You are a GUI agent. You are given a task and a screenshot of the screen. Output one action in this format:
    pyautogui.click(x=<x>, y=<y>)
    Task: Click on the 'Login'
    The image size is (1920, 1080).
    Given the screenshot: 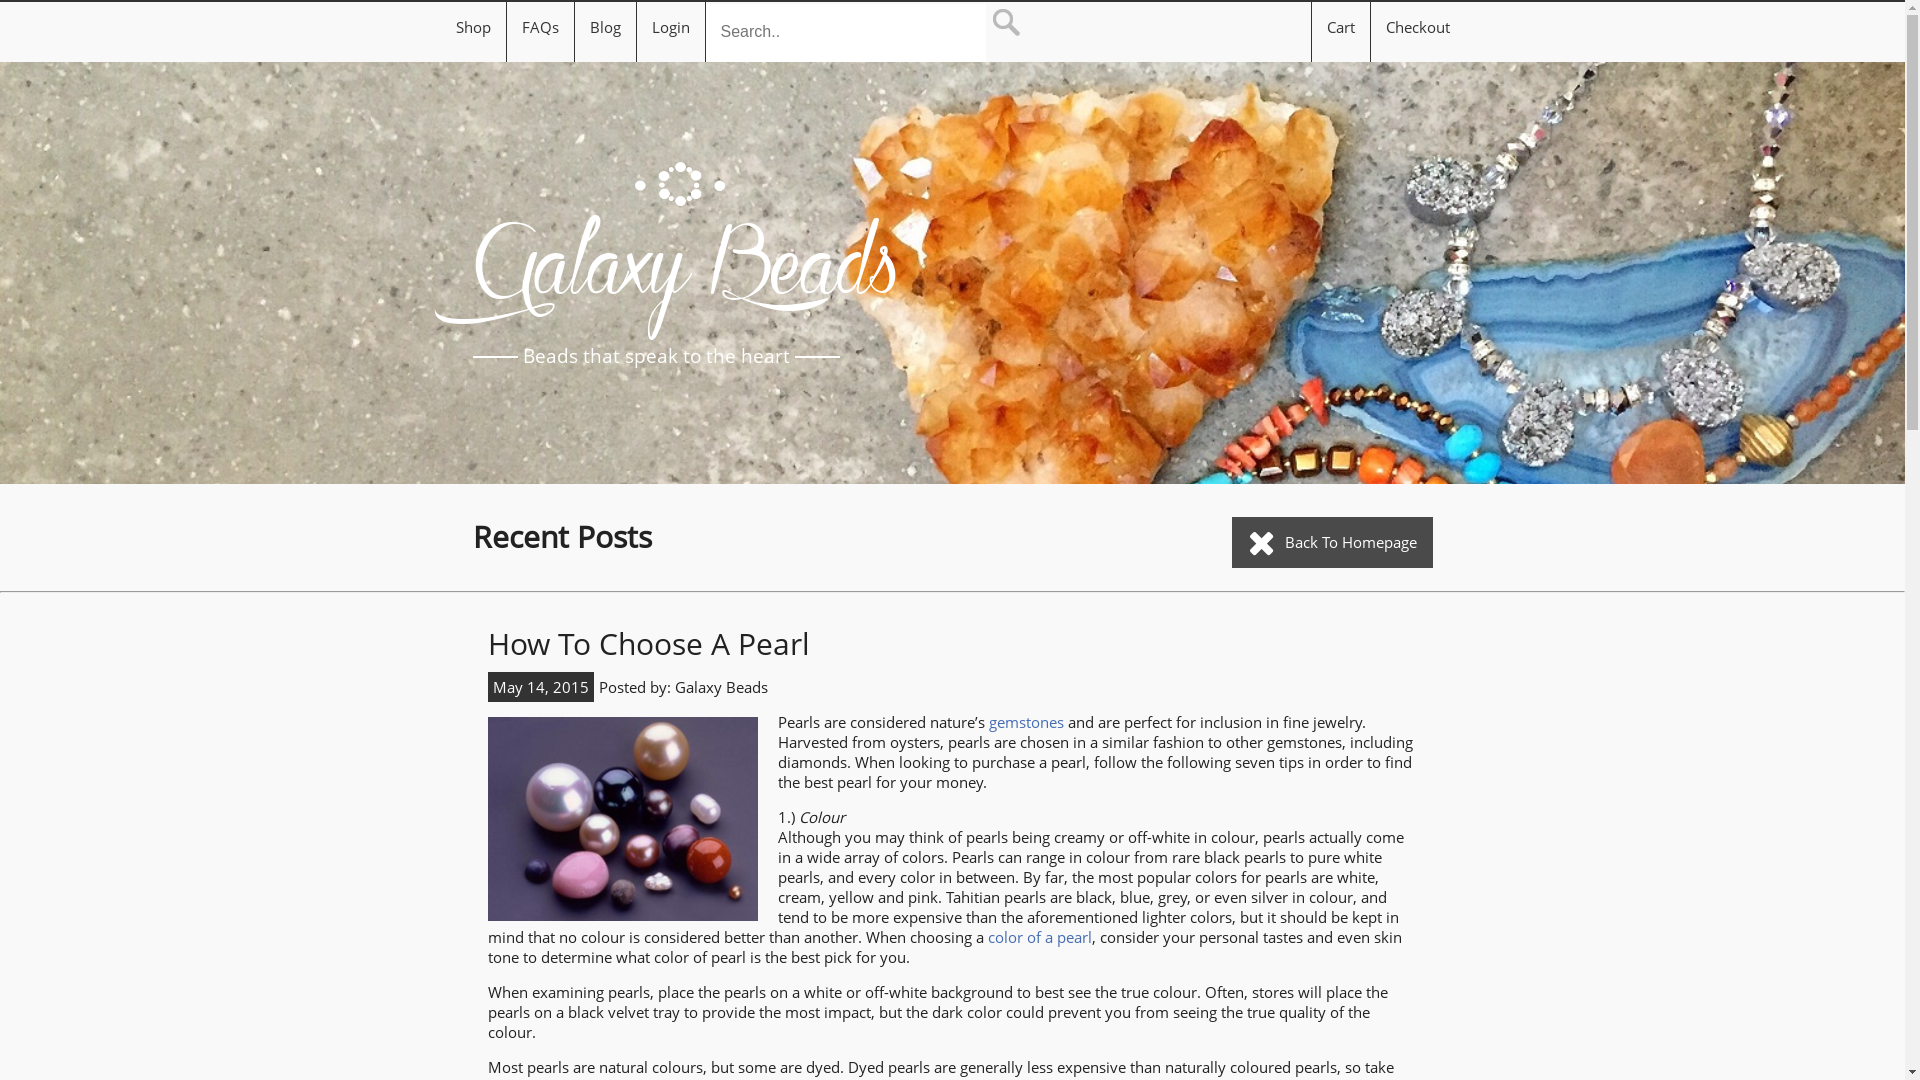 What is the action you would take?
    pyautogui.click(x=671, y=27)
    